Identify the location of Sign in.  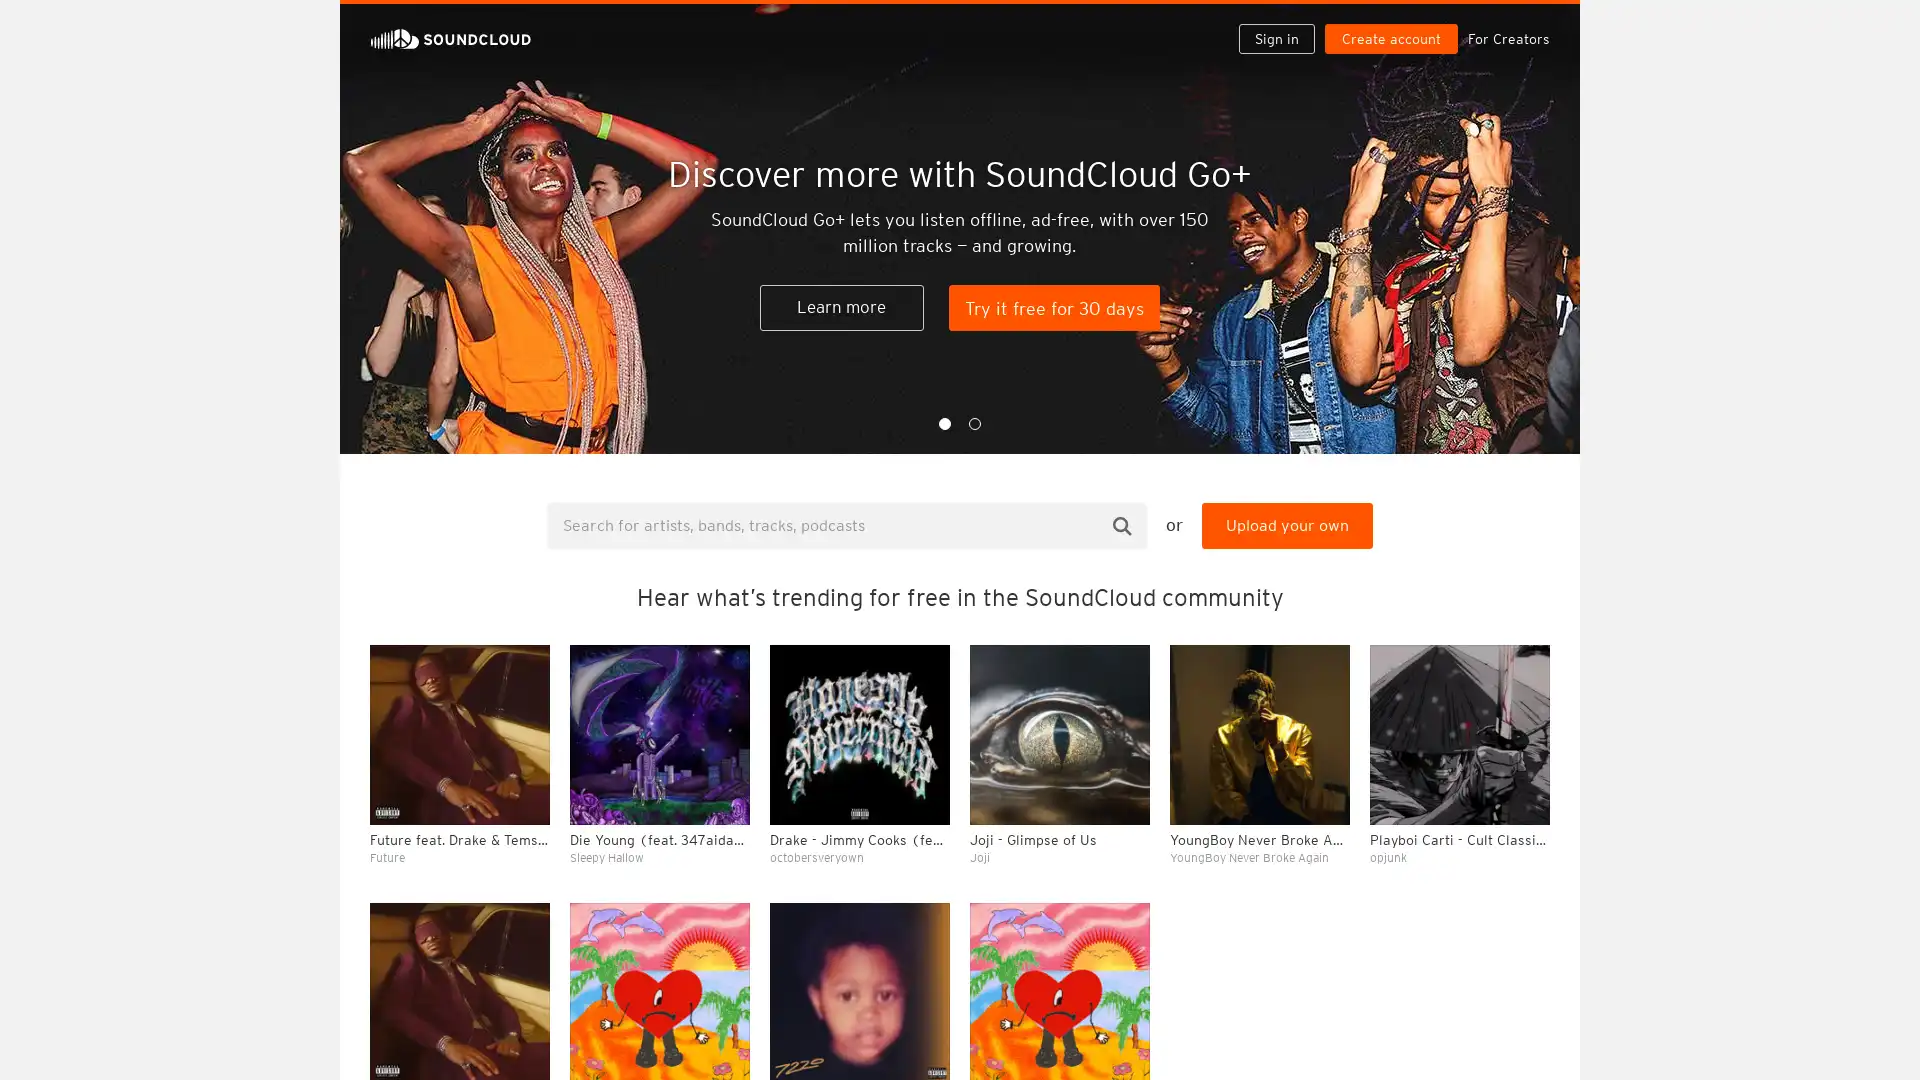
(1284, 22).